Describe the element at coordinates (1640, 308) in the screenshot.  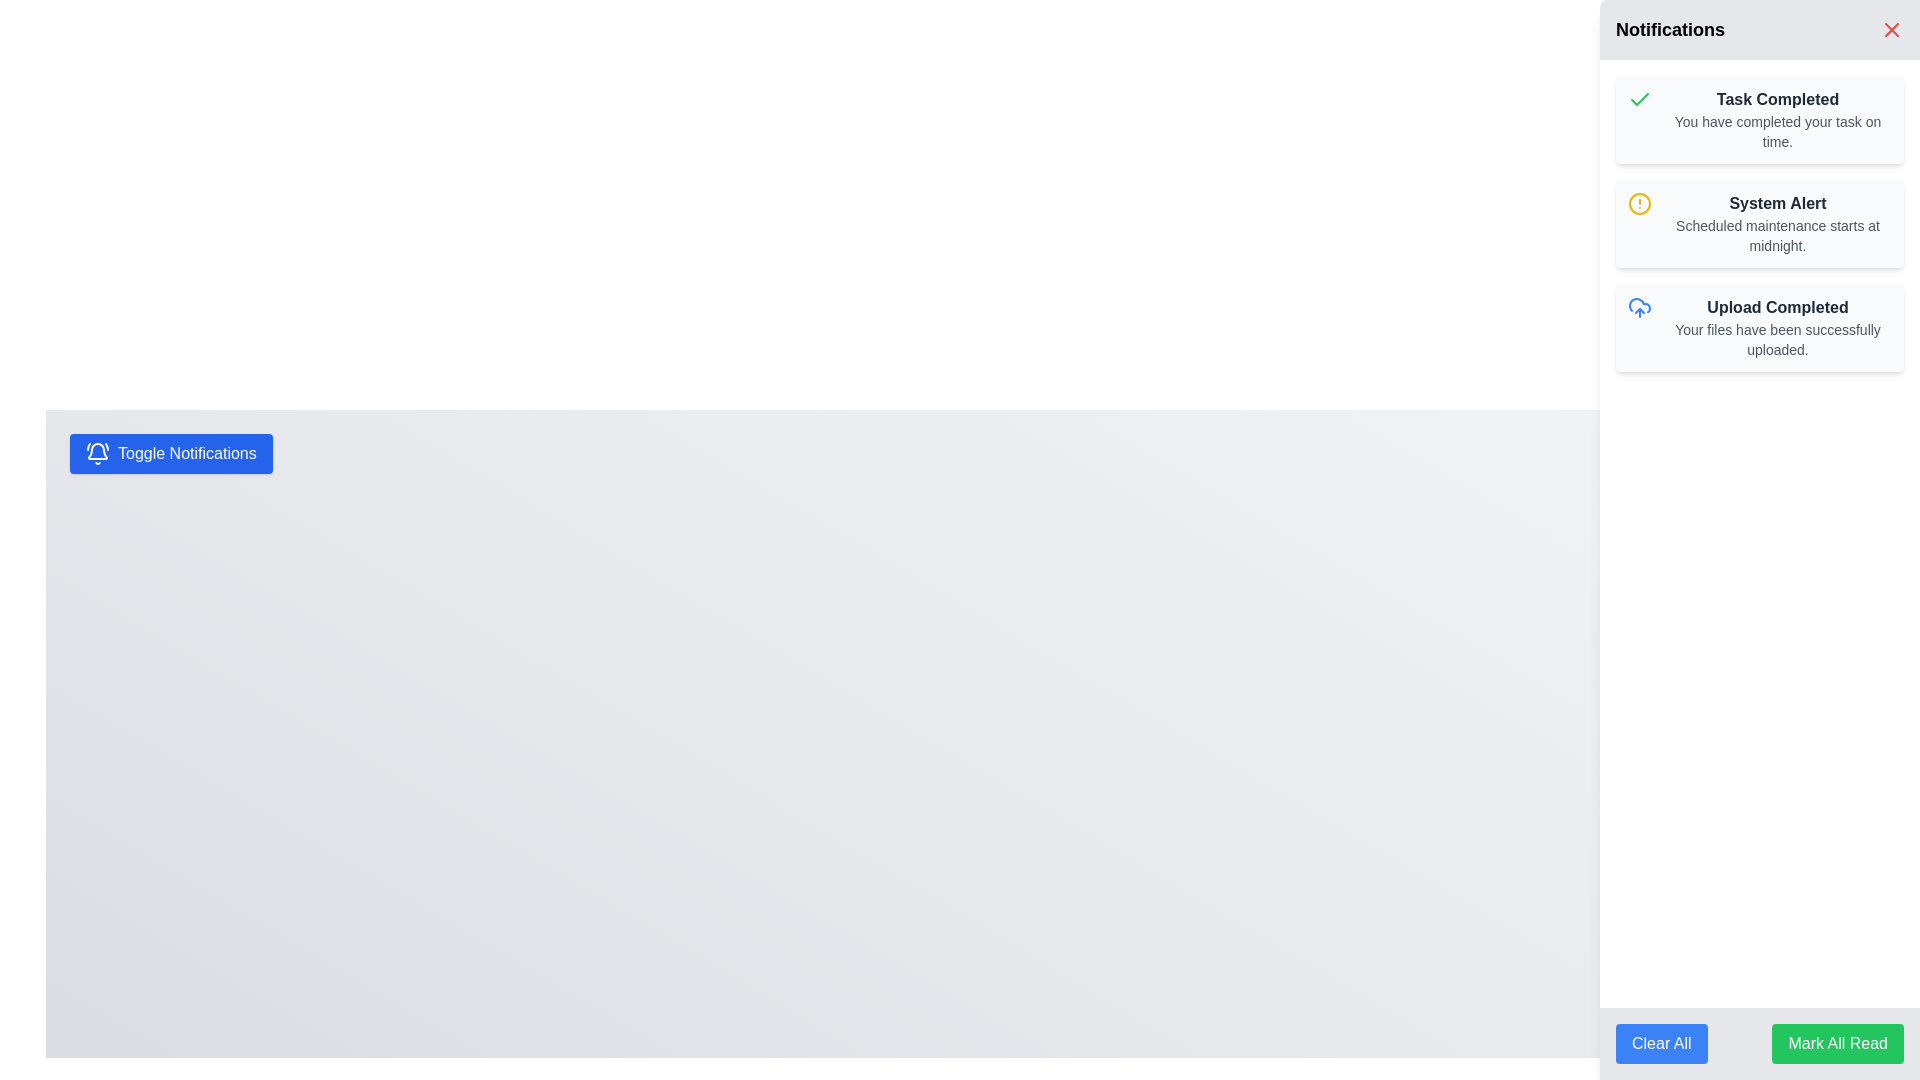
I see `the small cloud-shaped blue upload icon located to the left of the 'Upload Completed' notification text` at that location.